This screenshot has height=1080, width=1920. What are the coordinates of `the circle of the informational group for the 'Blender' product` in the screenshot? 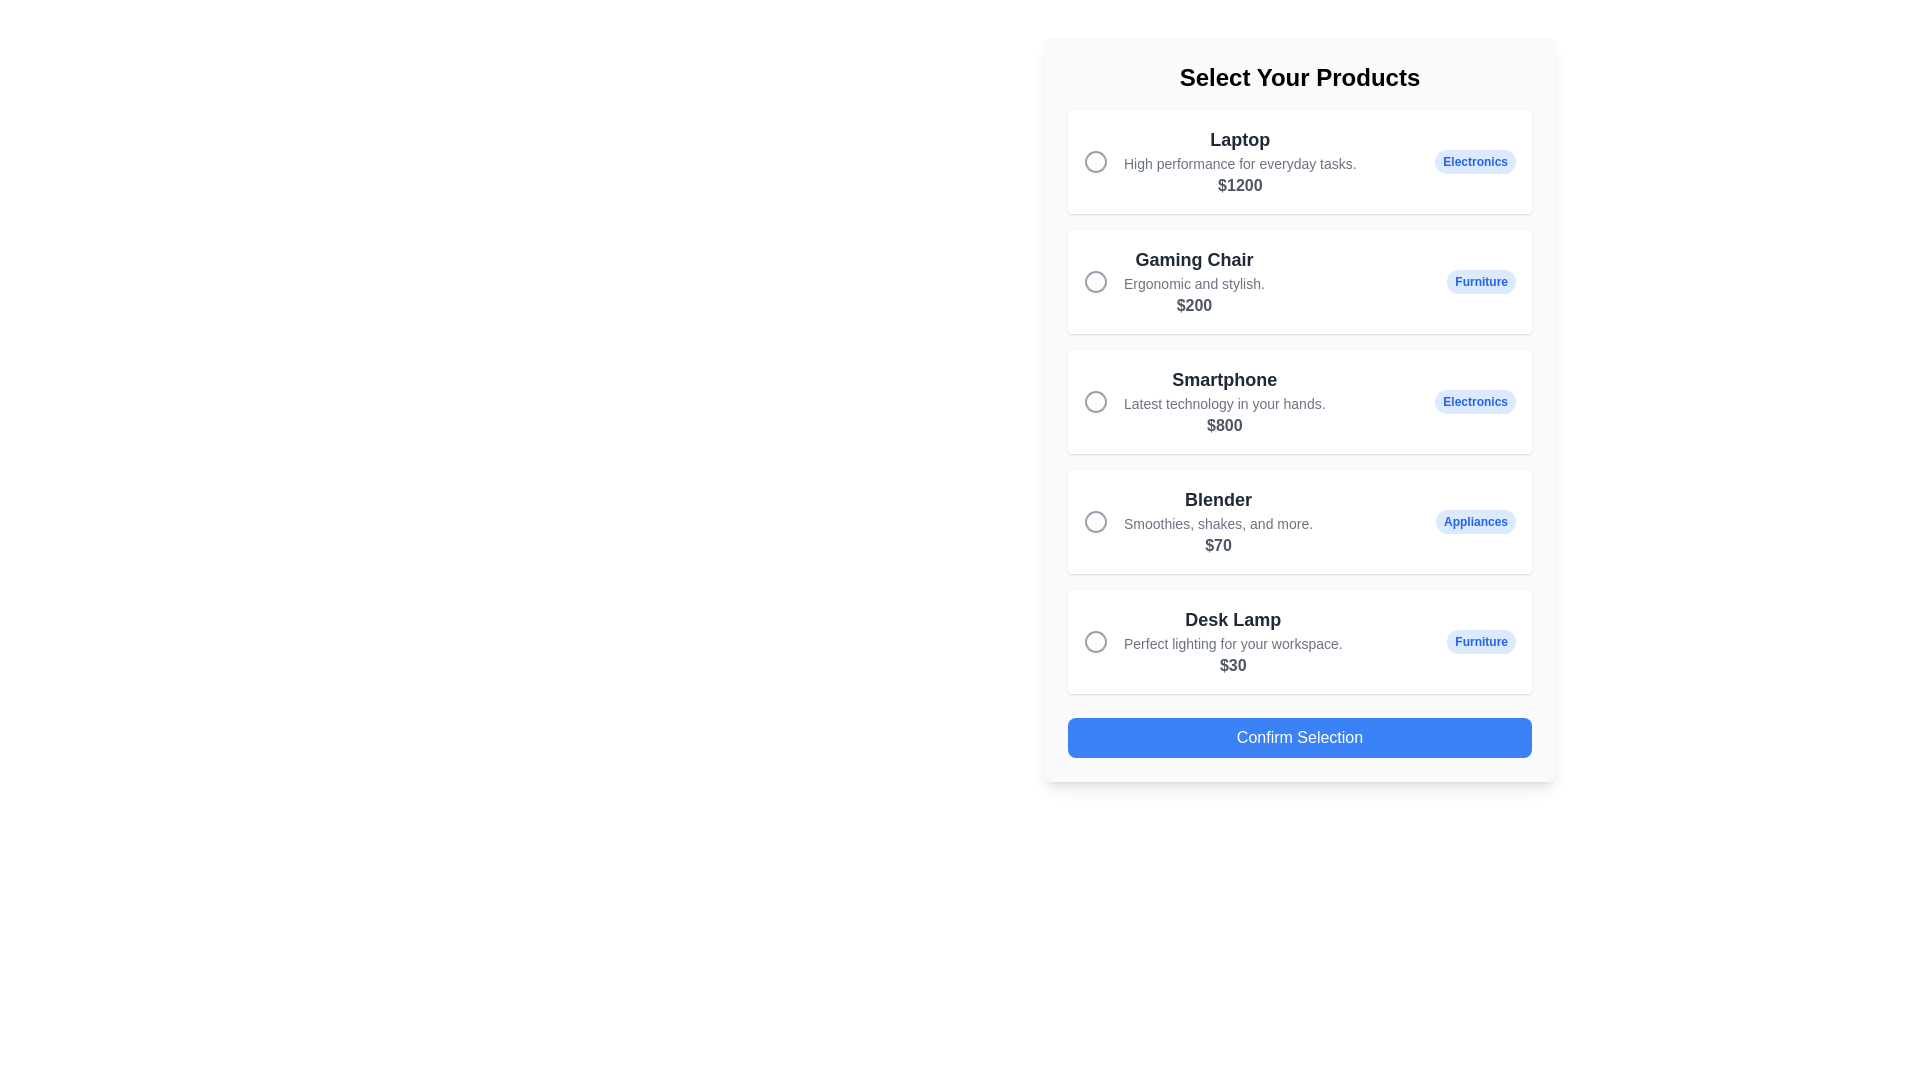 It's located at (1198, 520).